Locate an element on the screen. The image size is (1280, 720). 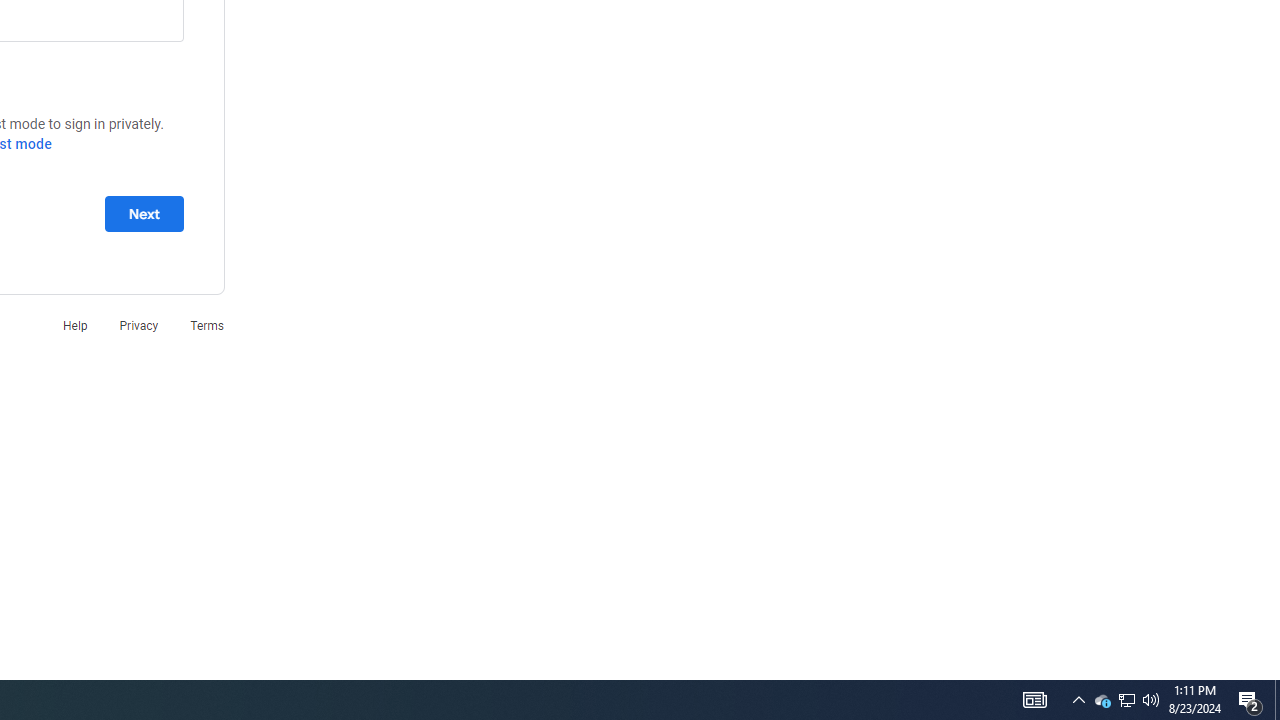
'Privacy' is located at coordinates (137, 324).